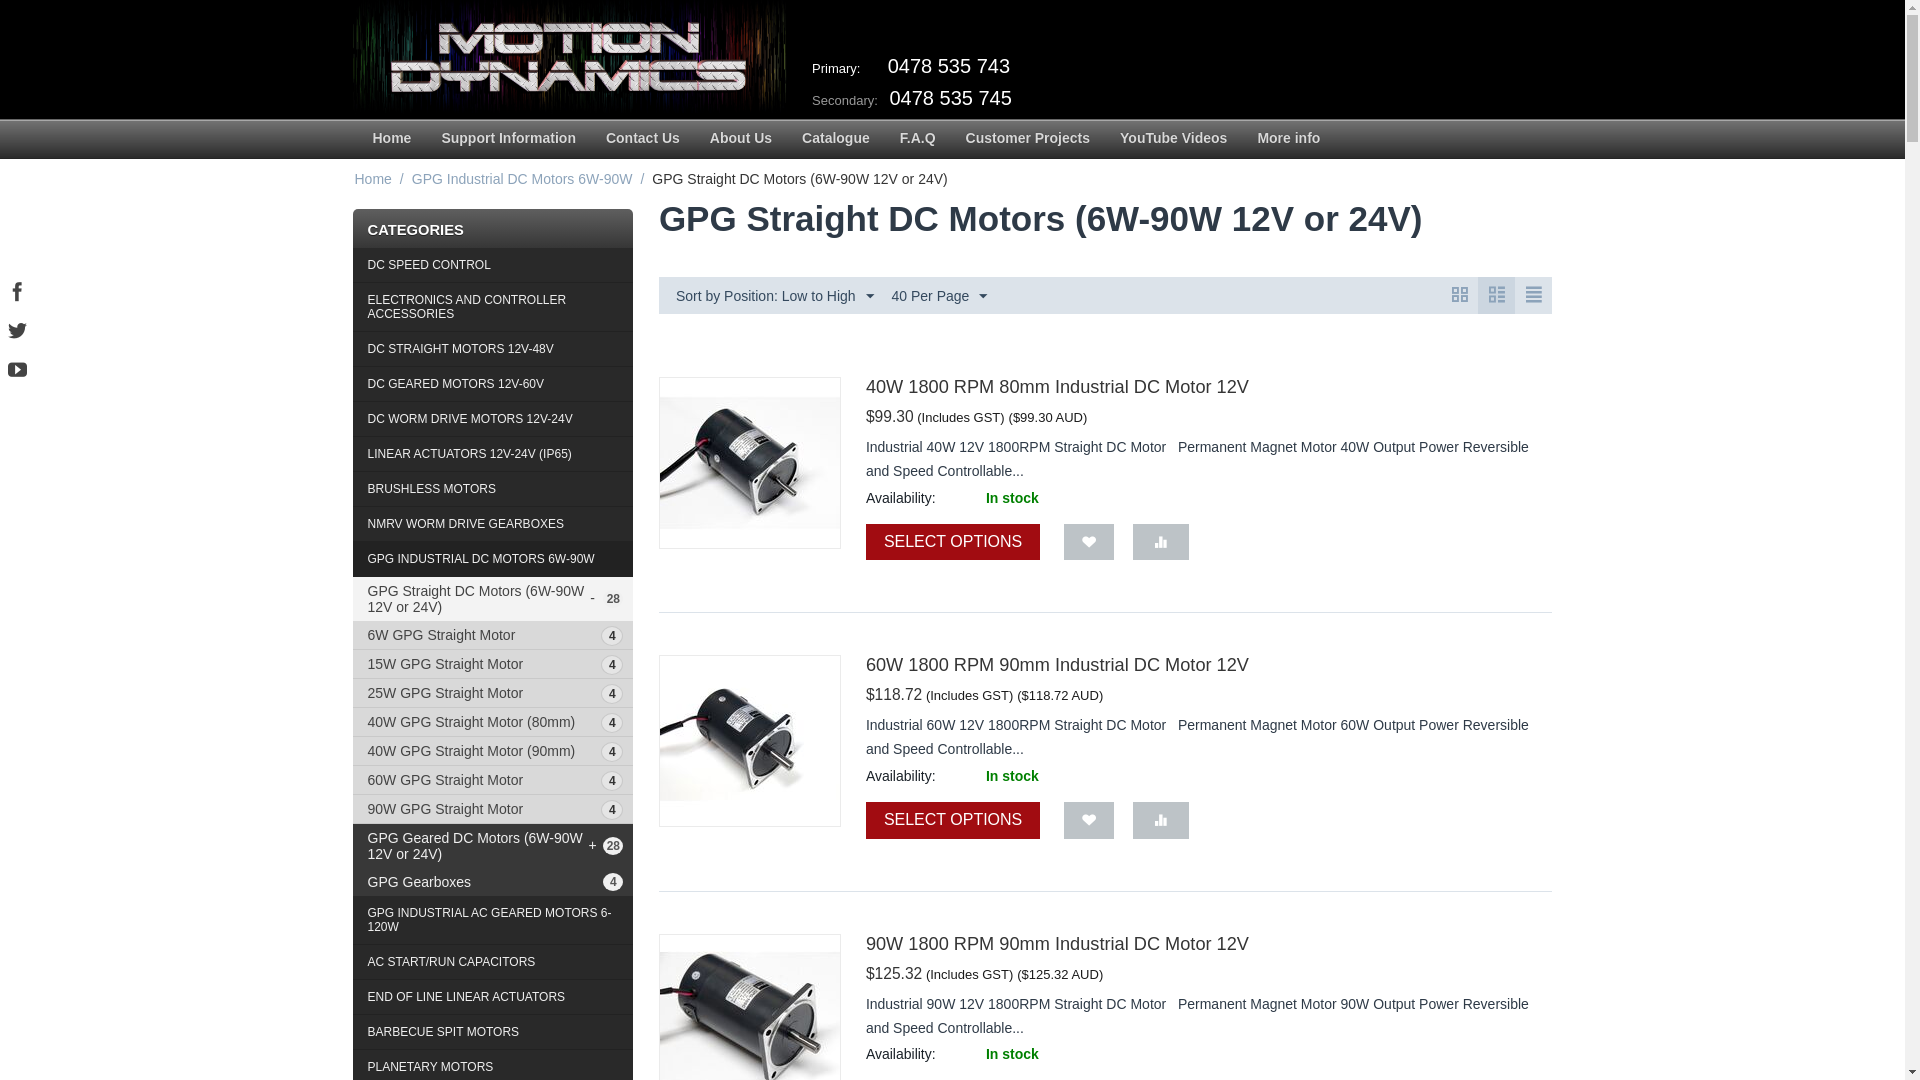 This screenshot has height=1080, width=1920. I want to click on '6W GPG Straight Motor, so click(492, 635).